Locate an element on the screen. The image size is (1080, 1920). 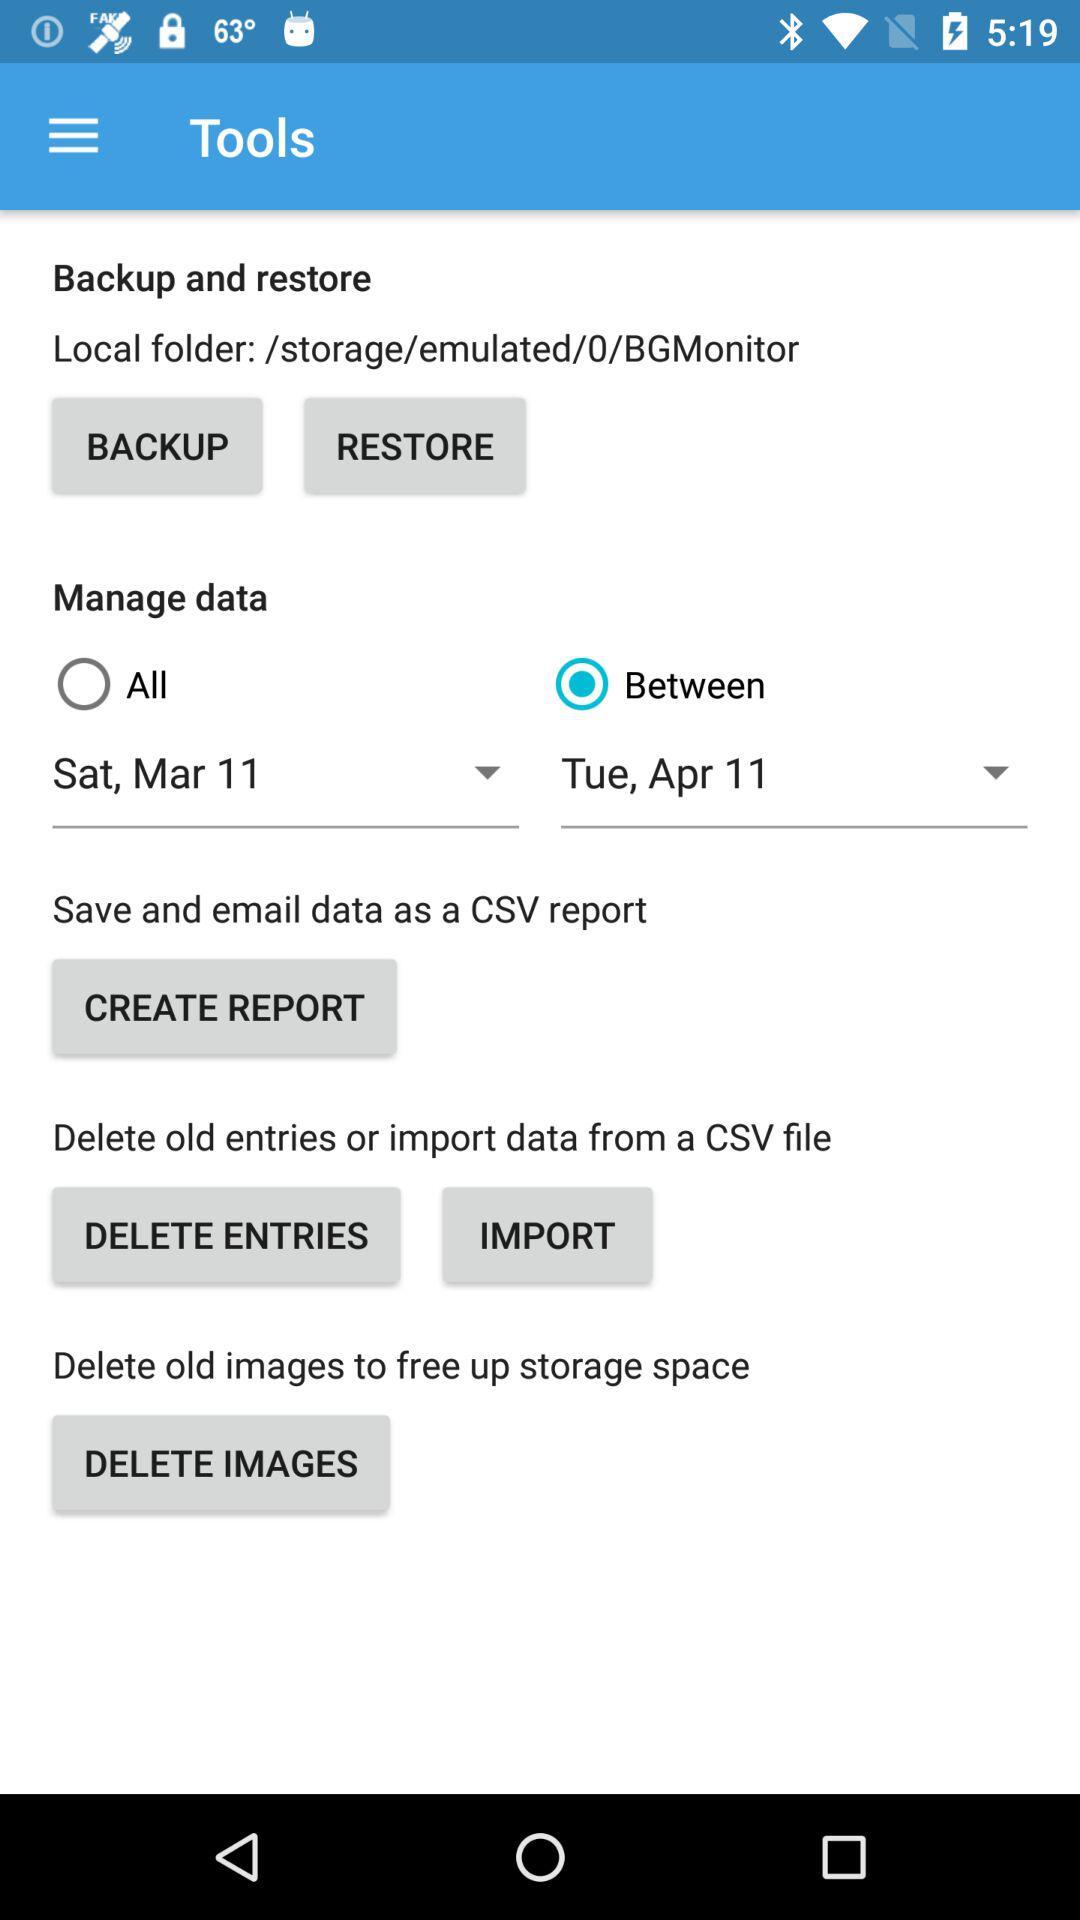
item next to all icon is located at coordinates (788, 684).